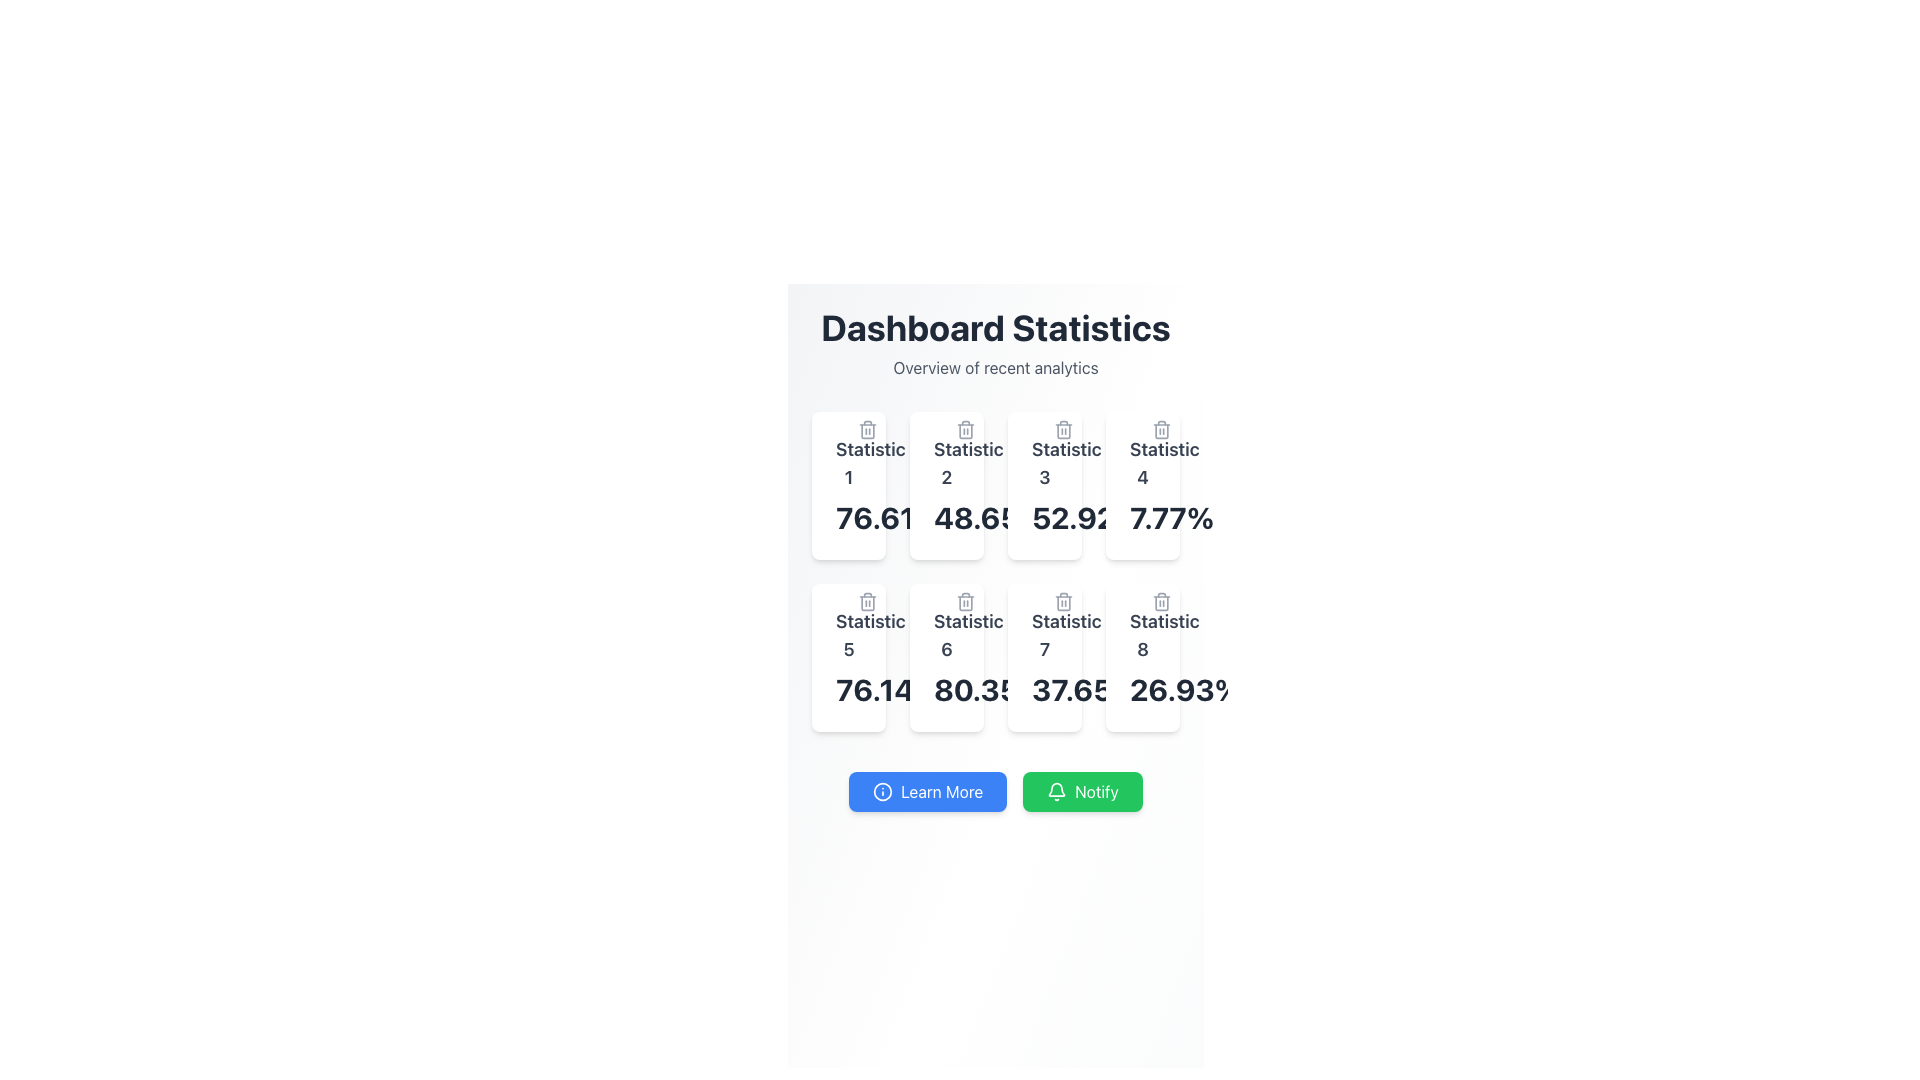  Describe the element at coordinates (1044, 658) in the screenshot. I see `the Statistical Display Card element that displays 'Statistic 7' and '37.65%', located at the bottom-right grid cell of the second row` at that location.